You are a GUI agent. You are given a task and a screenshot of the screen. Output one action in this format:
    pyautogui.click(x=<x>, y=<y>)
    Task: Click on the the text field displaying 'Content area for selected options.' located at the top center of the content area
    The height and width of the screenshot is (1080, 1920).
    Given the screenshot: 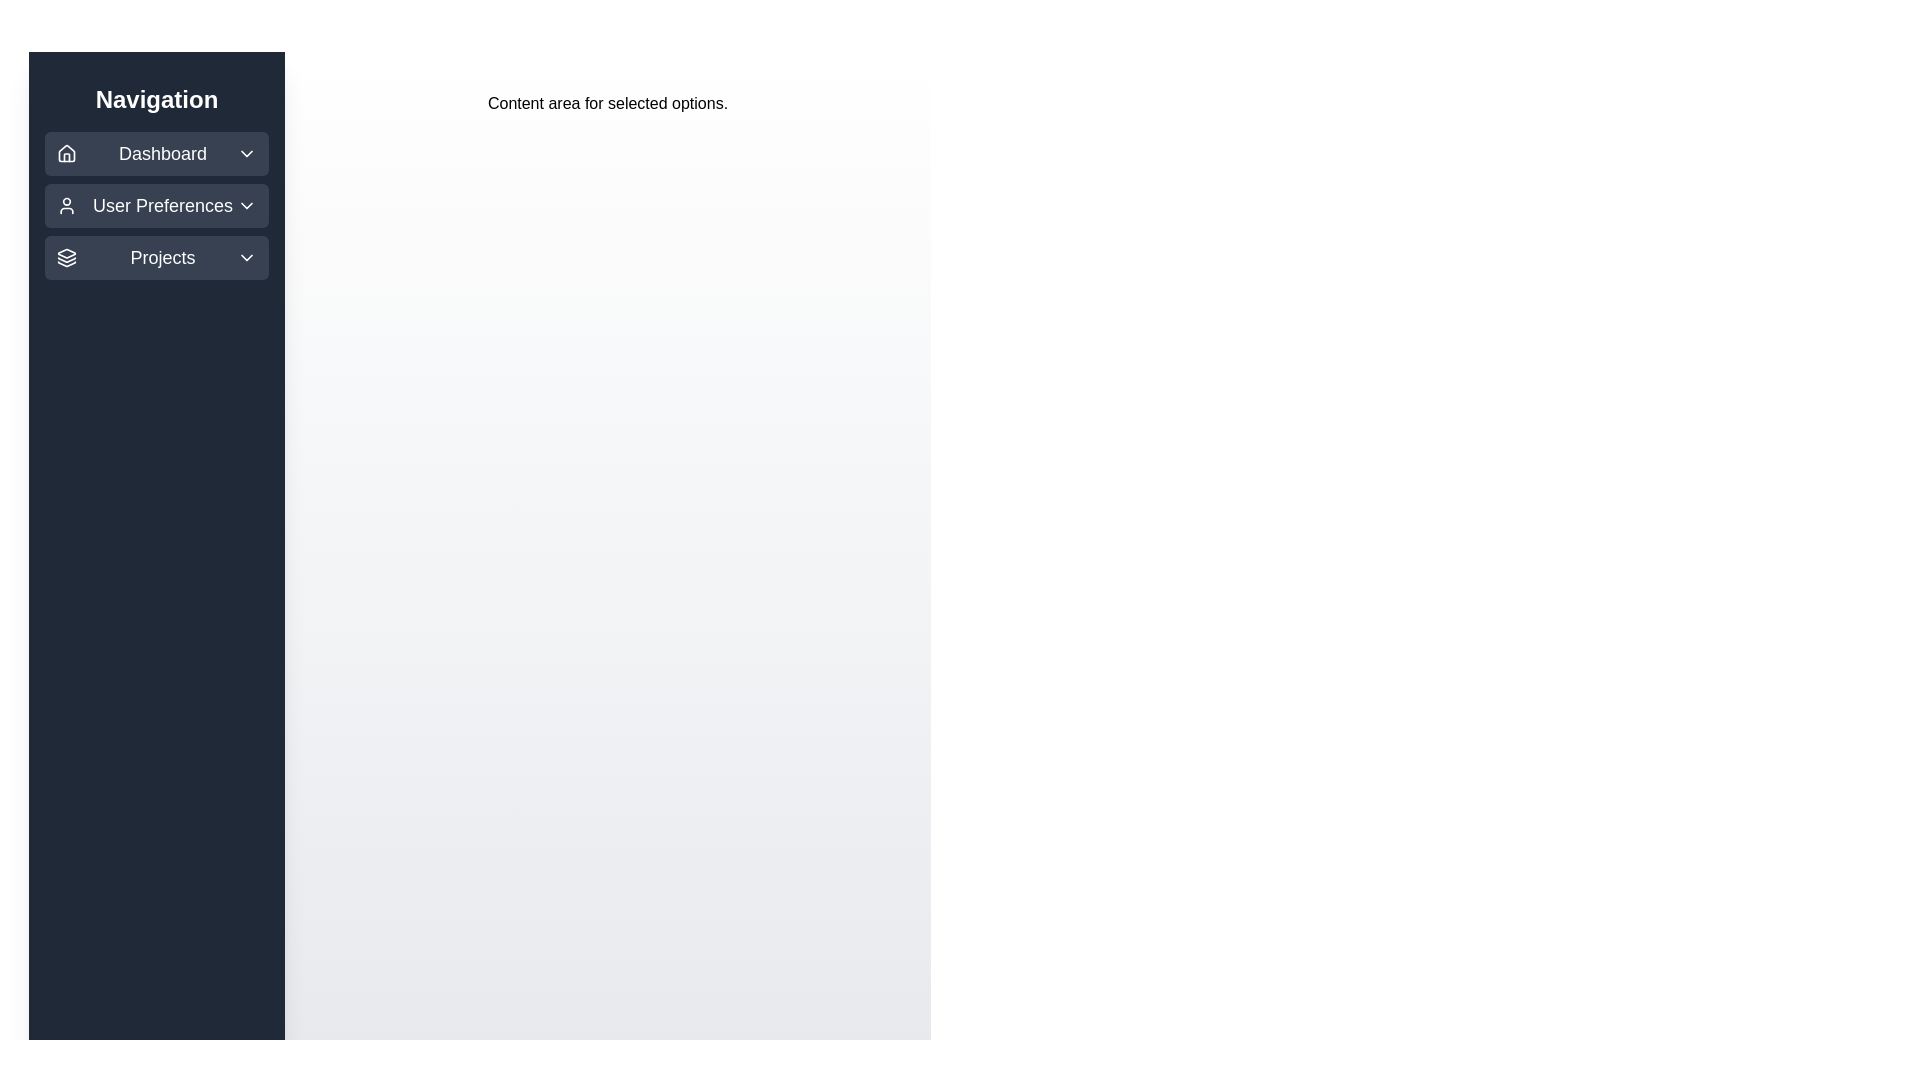 What is the action you would take?
    pyautogui.click(x=607, y=104)
    